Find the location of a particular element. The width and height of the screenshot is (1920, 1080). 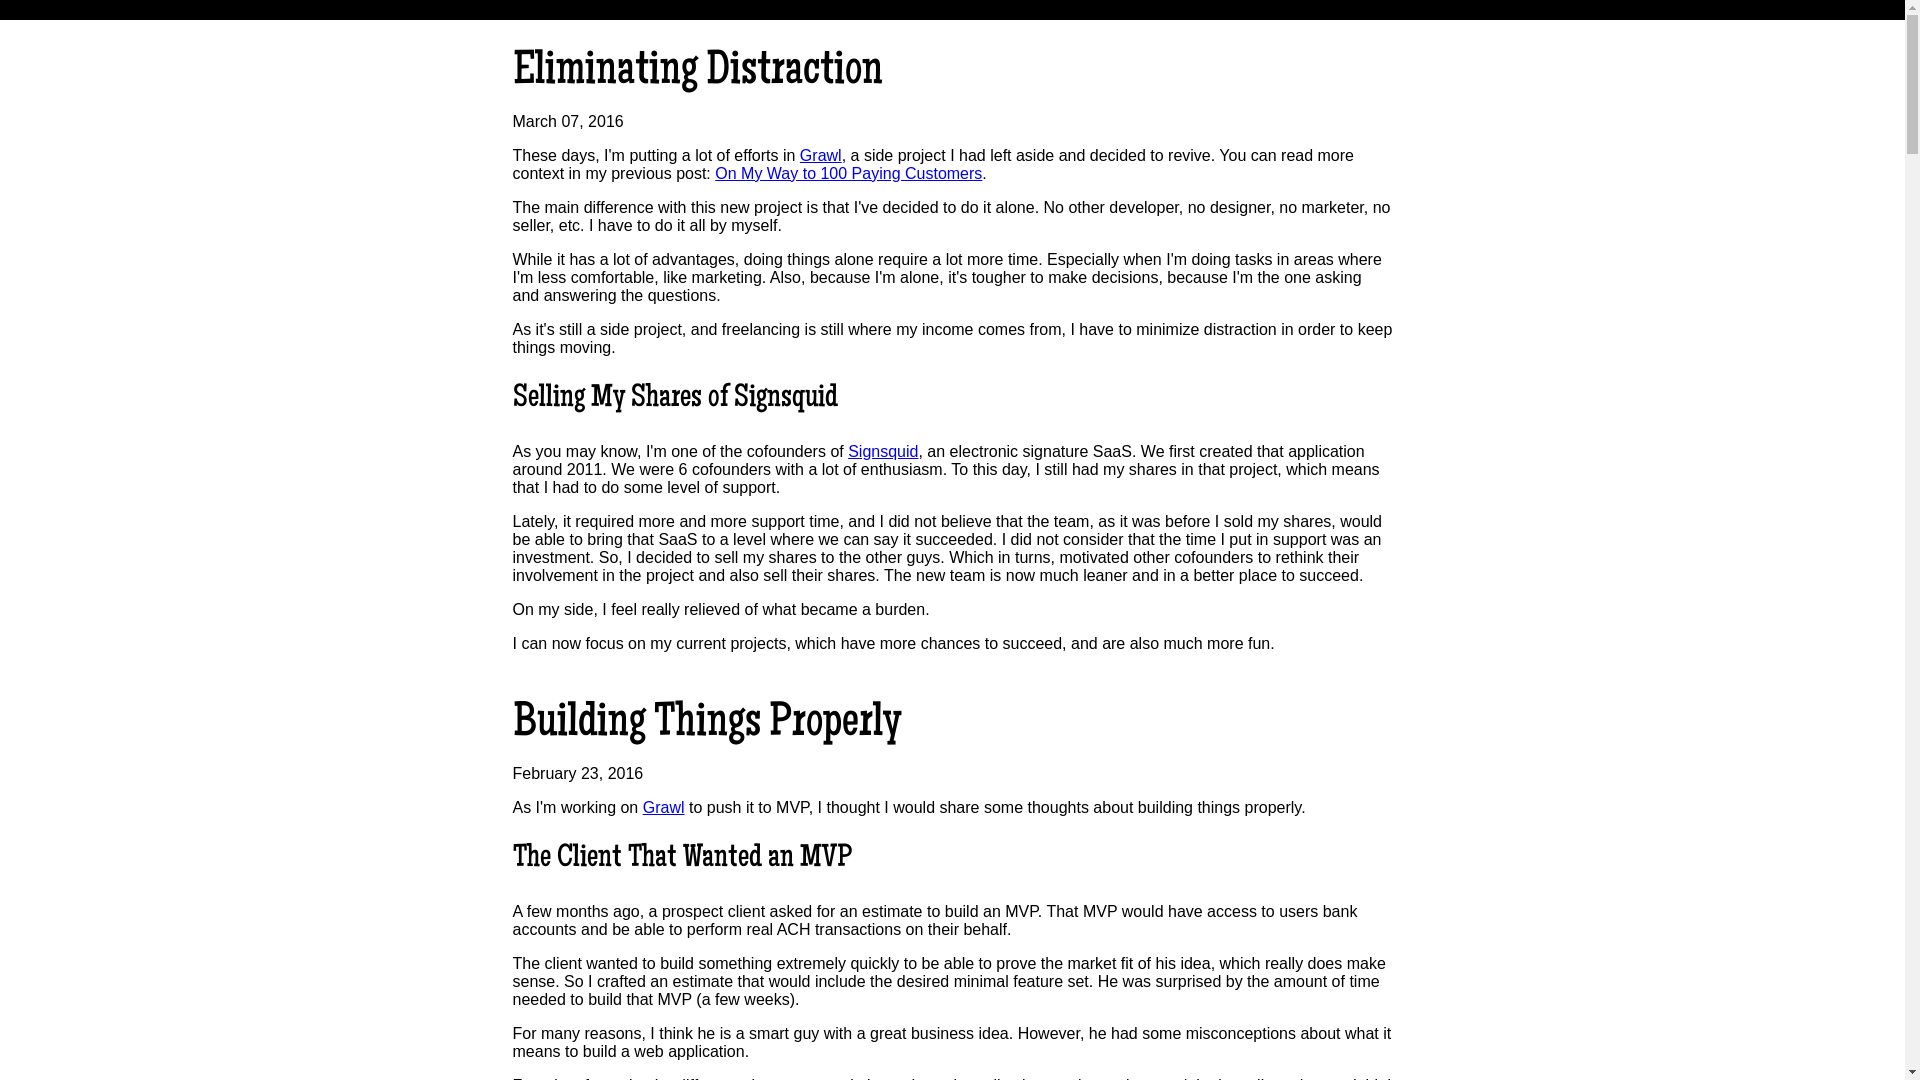

'On My Way to 100 Paying Customers' is located at coordinates (848, 172).